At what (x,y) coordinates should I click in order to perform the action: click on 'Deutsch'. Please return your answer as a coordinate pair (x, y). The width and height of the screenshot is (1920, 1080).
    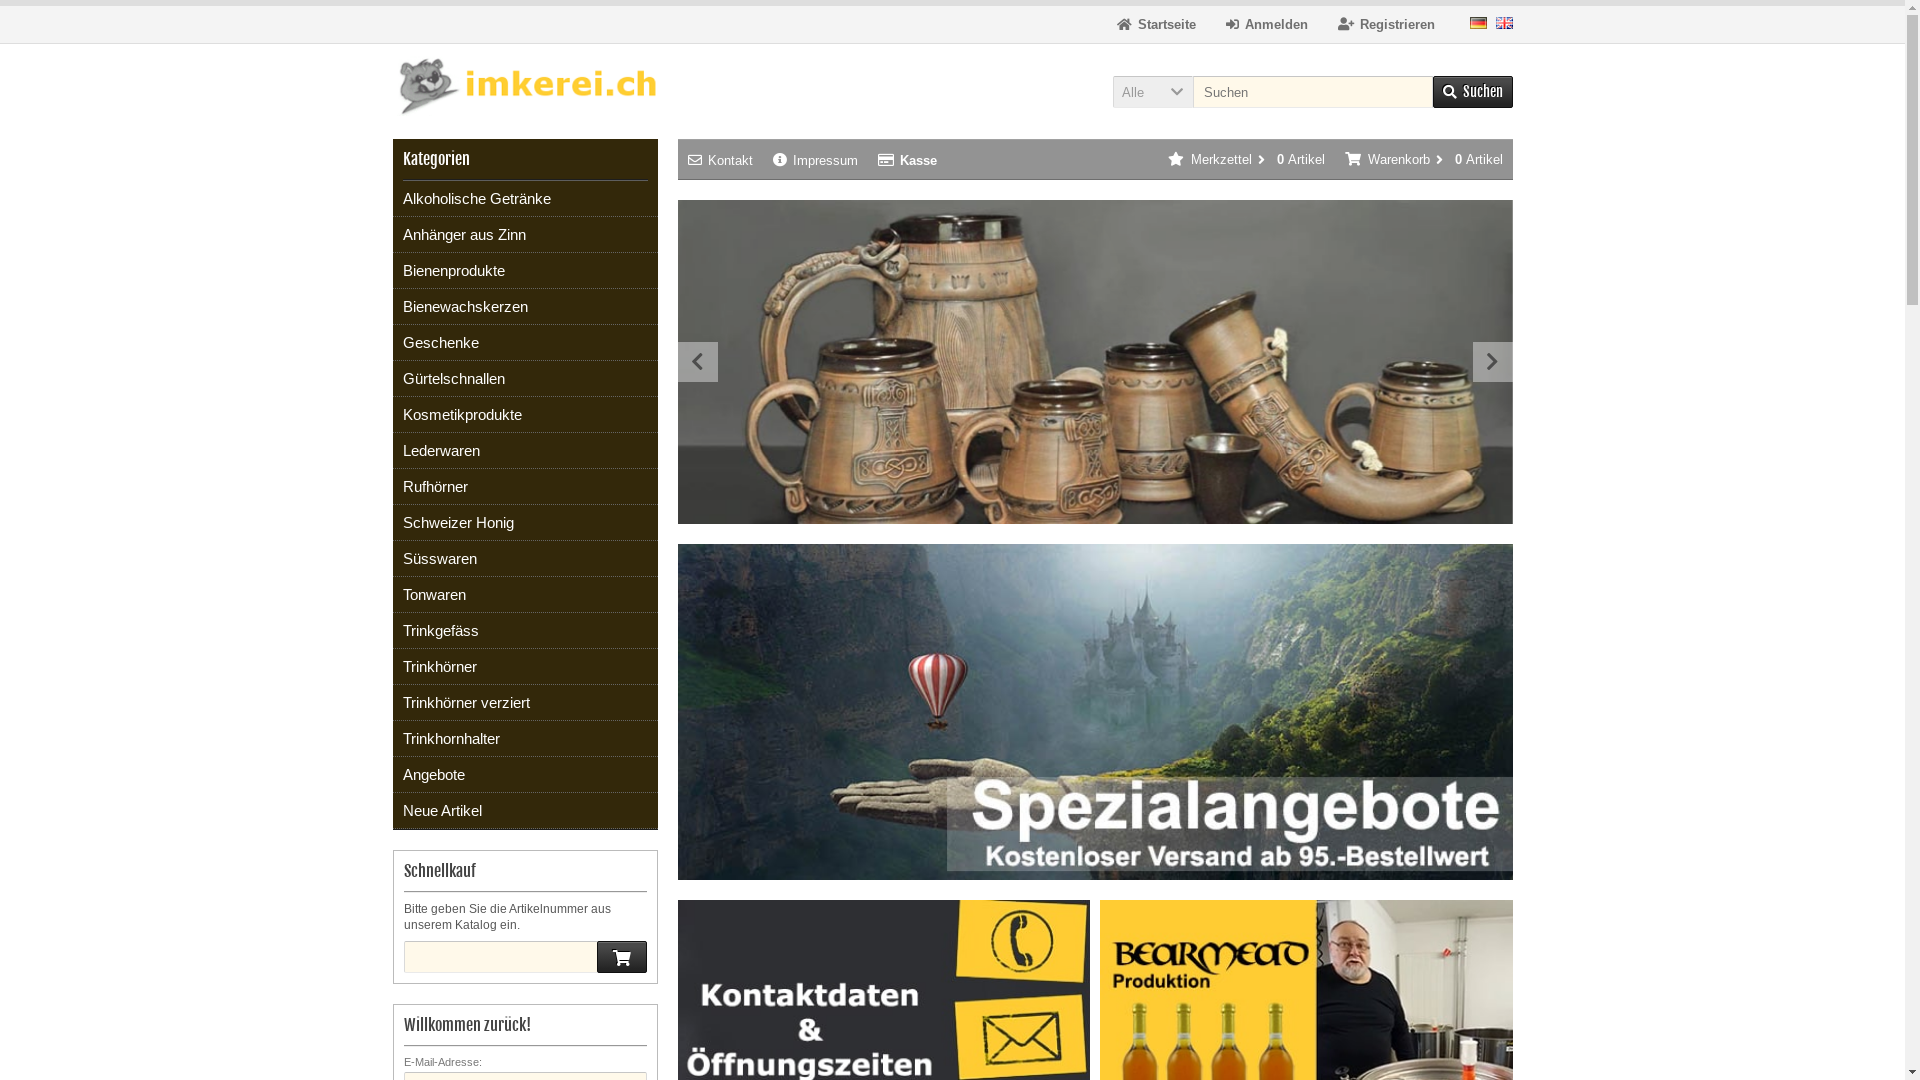
    Looking at the image, I should click on (1478, 23).